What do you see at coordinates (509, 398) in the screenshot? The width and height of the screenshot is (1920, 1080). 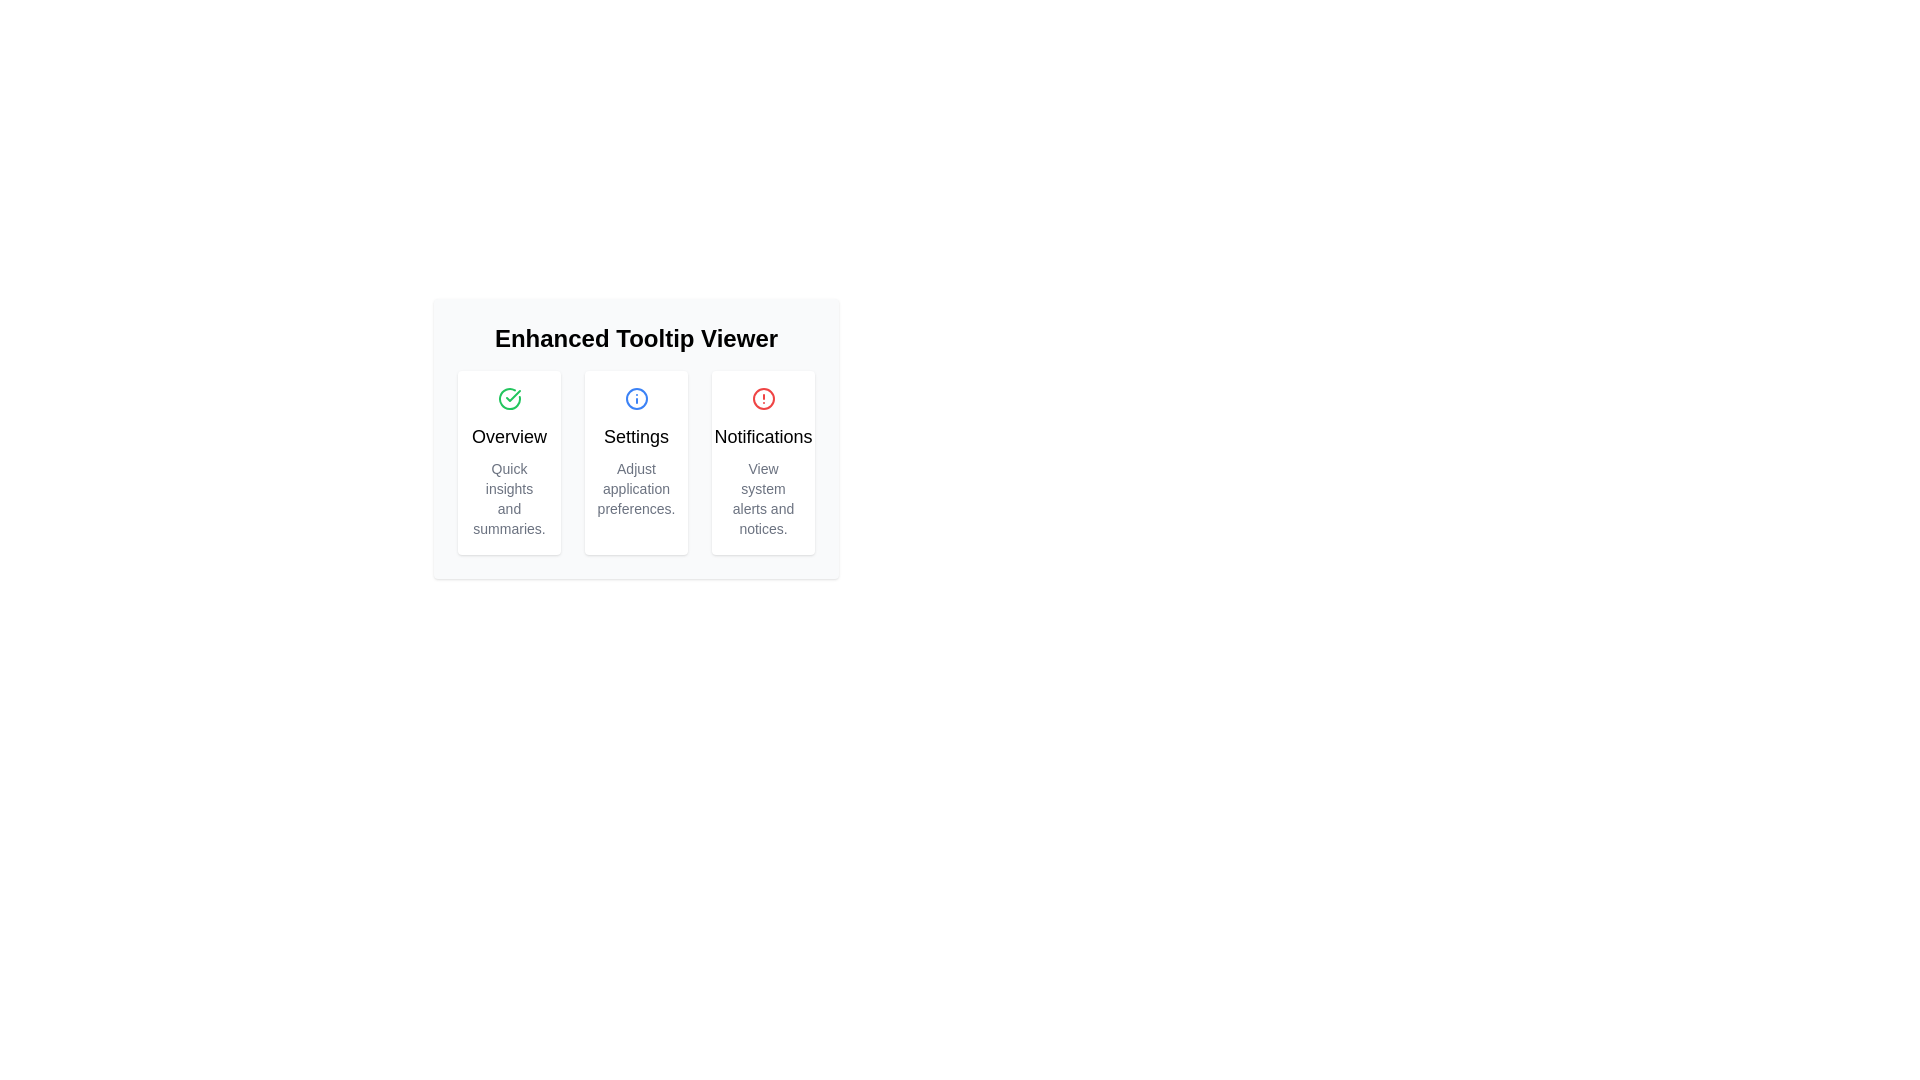 I see `the confirmation icon located in the top-left corner of the 'Overview' card, which indicates the card's purpose or status, for visual confirmation` at bounding box center [509, 398].